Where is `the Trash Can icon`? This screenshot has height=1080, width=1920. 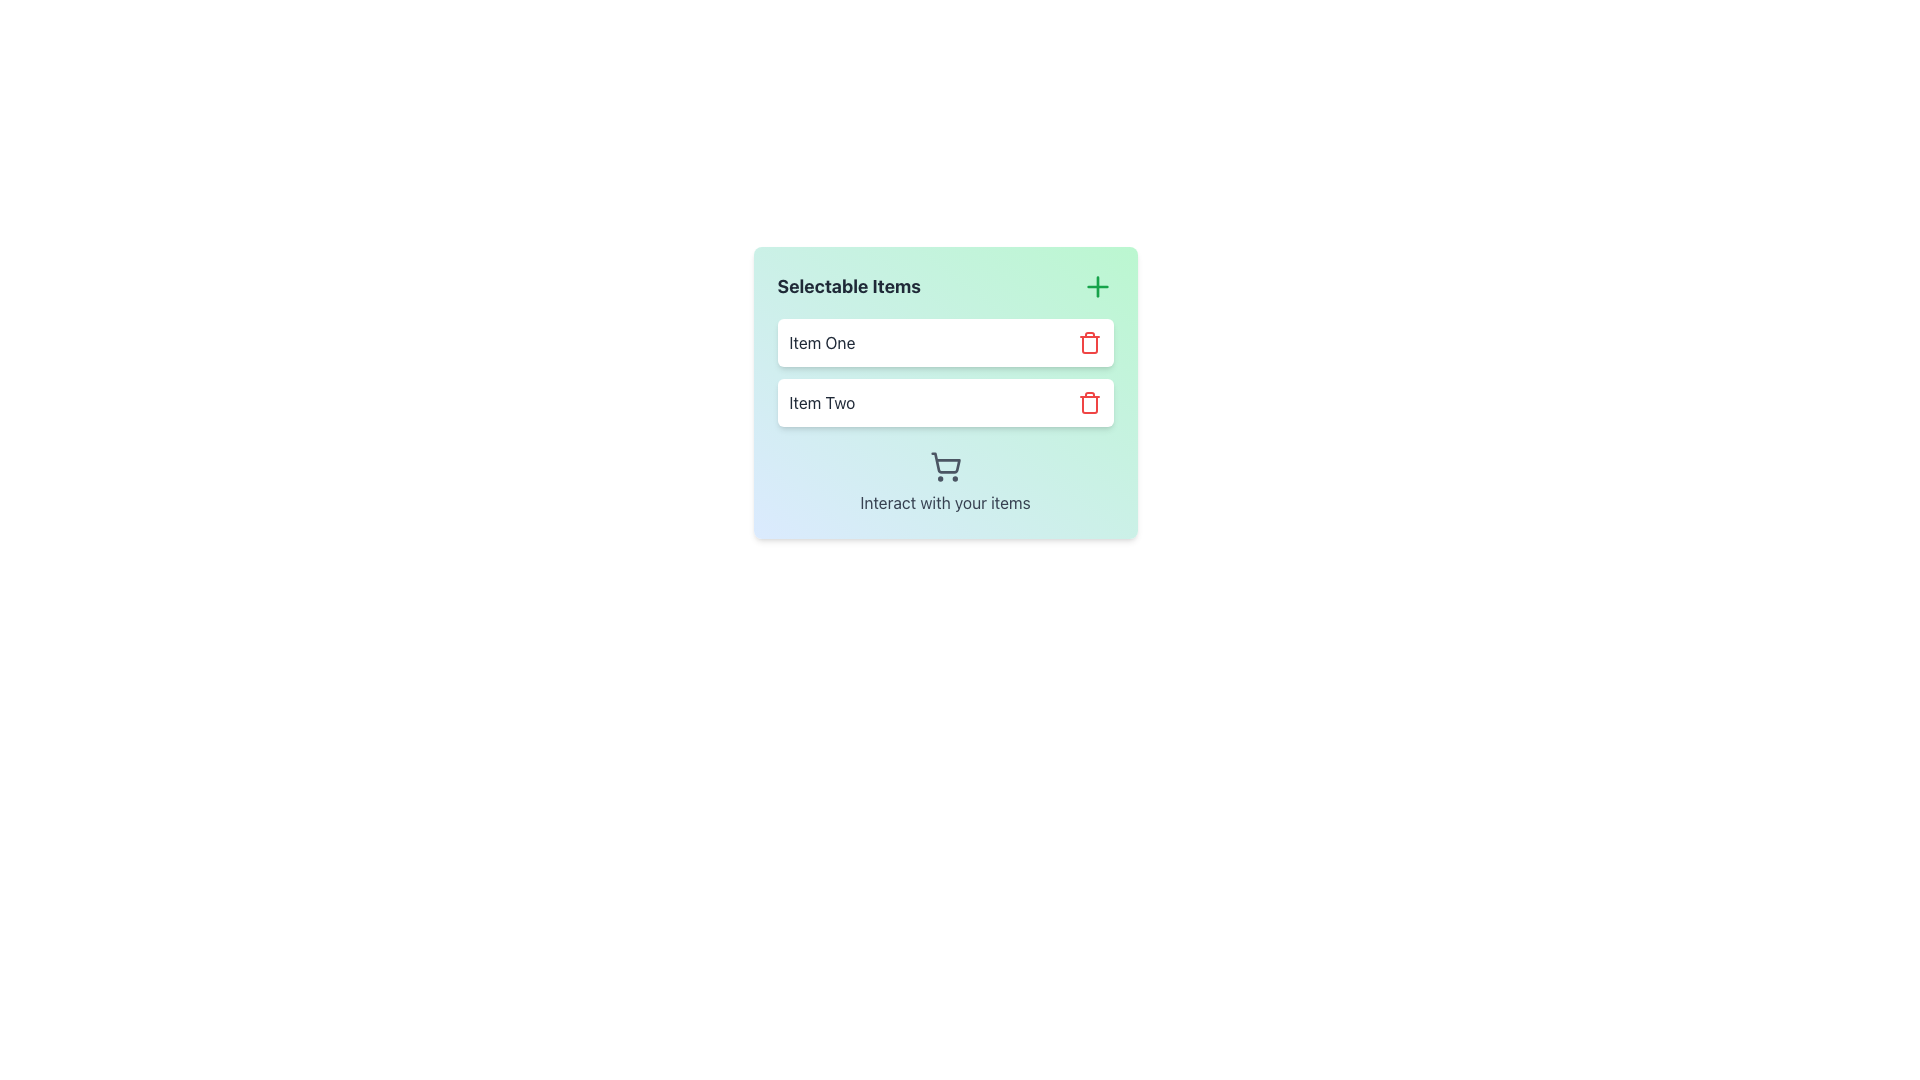 the Trash Can icon is located at coordinates (1088, 342).